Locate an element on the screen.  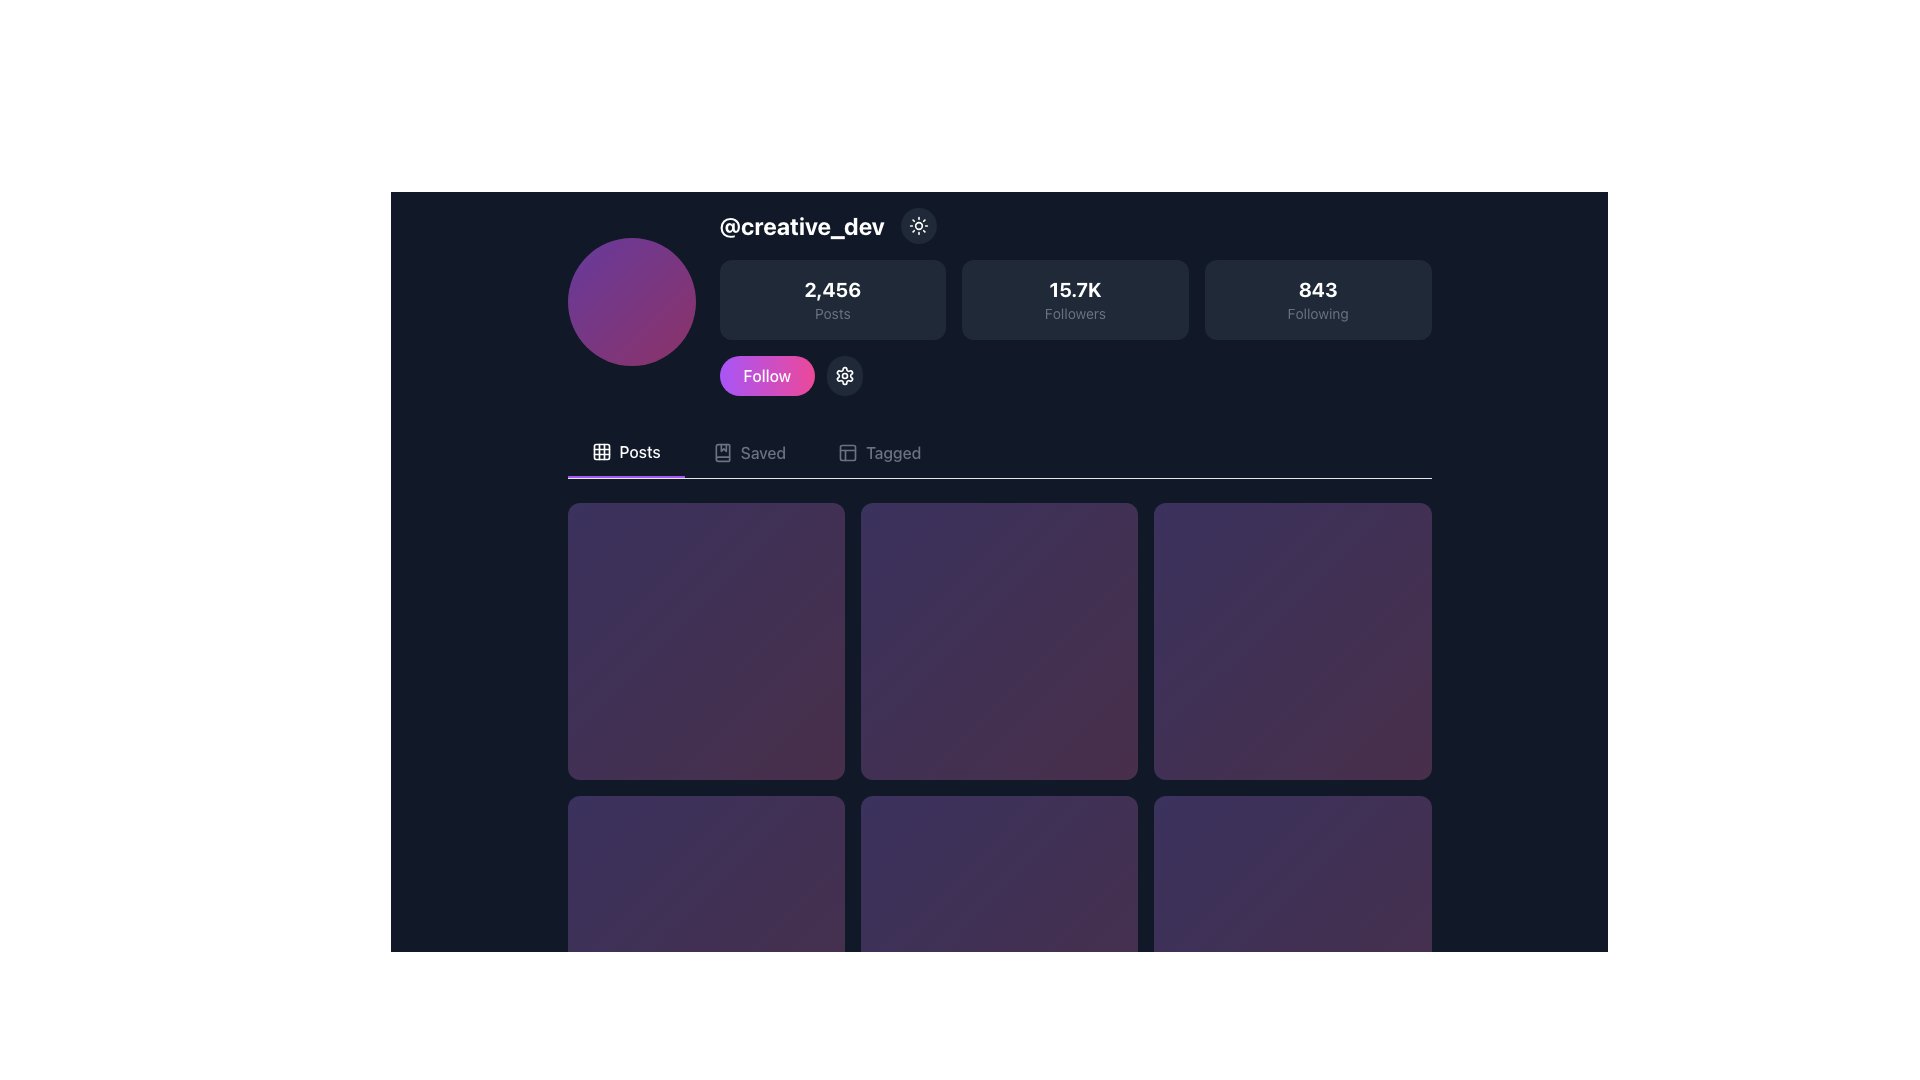
the Text-based stat indicator displaying 'Posts', 'Followers', and 'Following' metrics, specifically the '15.7K Followers' metric, which is centrally located below the username '@creative_dev' is located at coordinates (1074, 300).